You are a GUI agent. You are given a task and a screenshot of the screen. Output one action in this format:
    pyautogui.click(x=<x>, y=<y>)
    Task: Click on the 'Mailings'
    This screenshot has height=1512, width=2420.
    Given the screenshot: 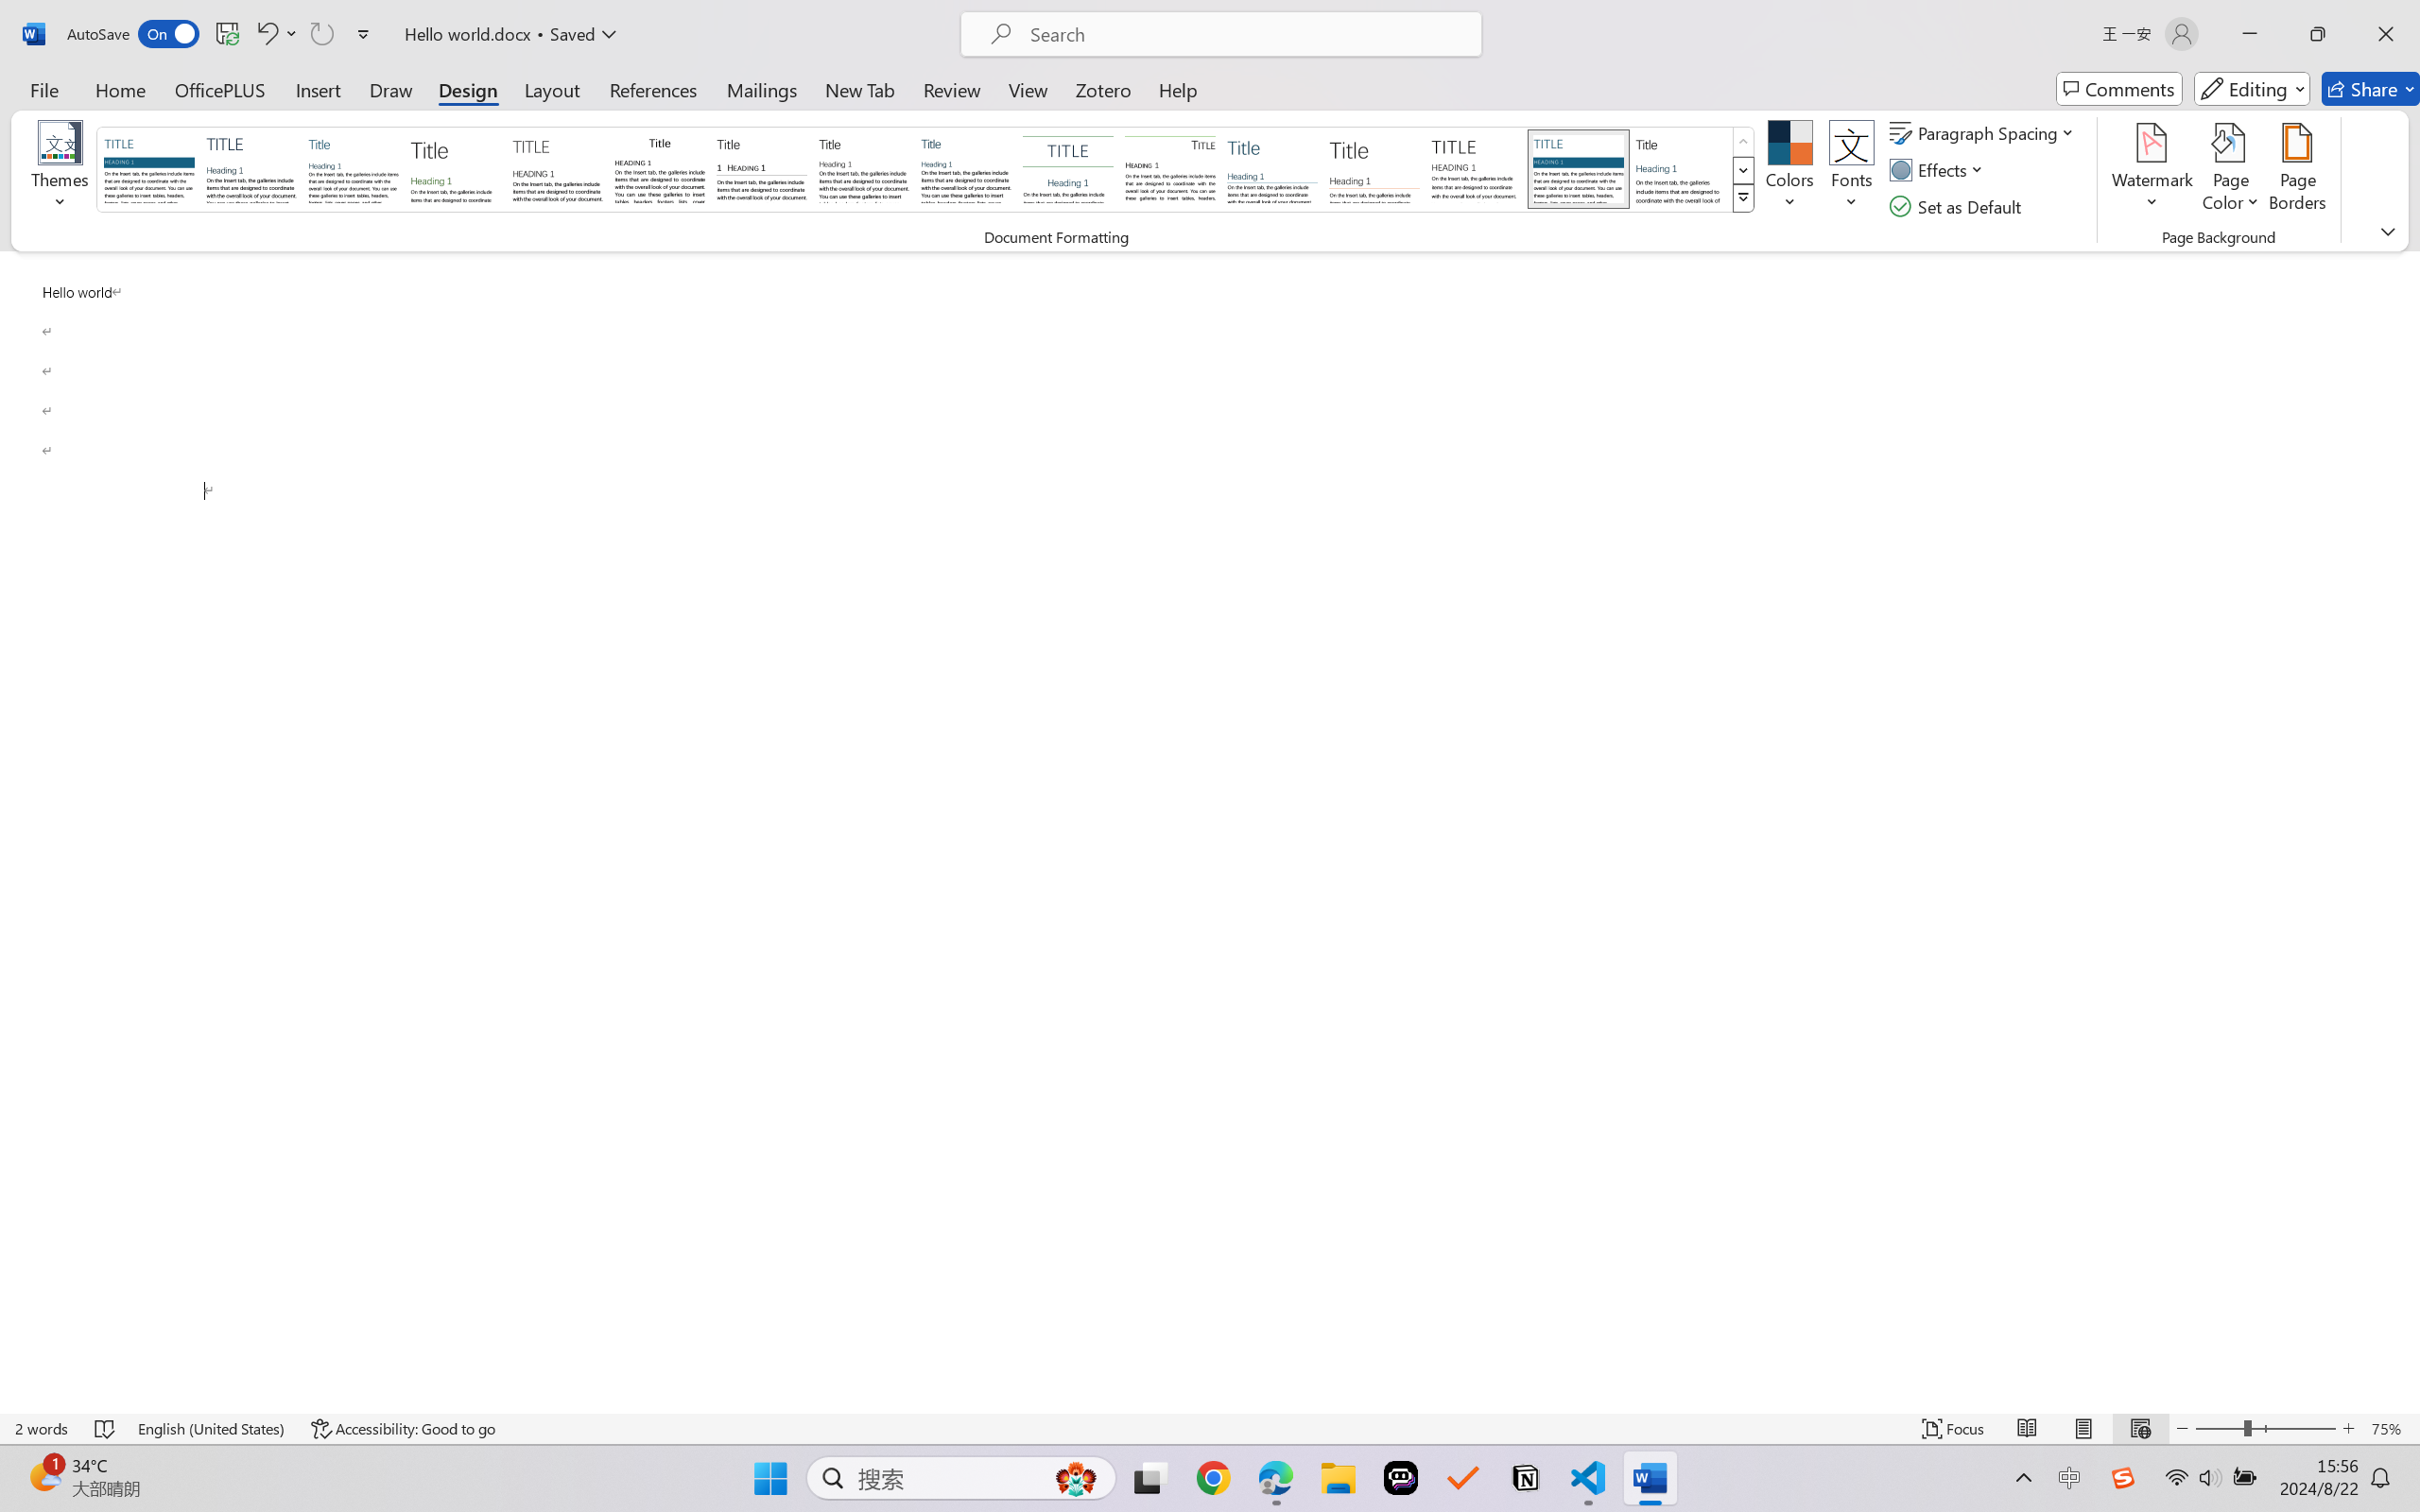 What is the action you would take?
    pyautogui.click(x=762, y=88)
    